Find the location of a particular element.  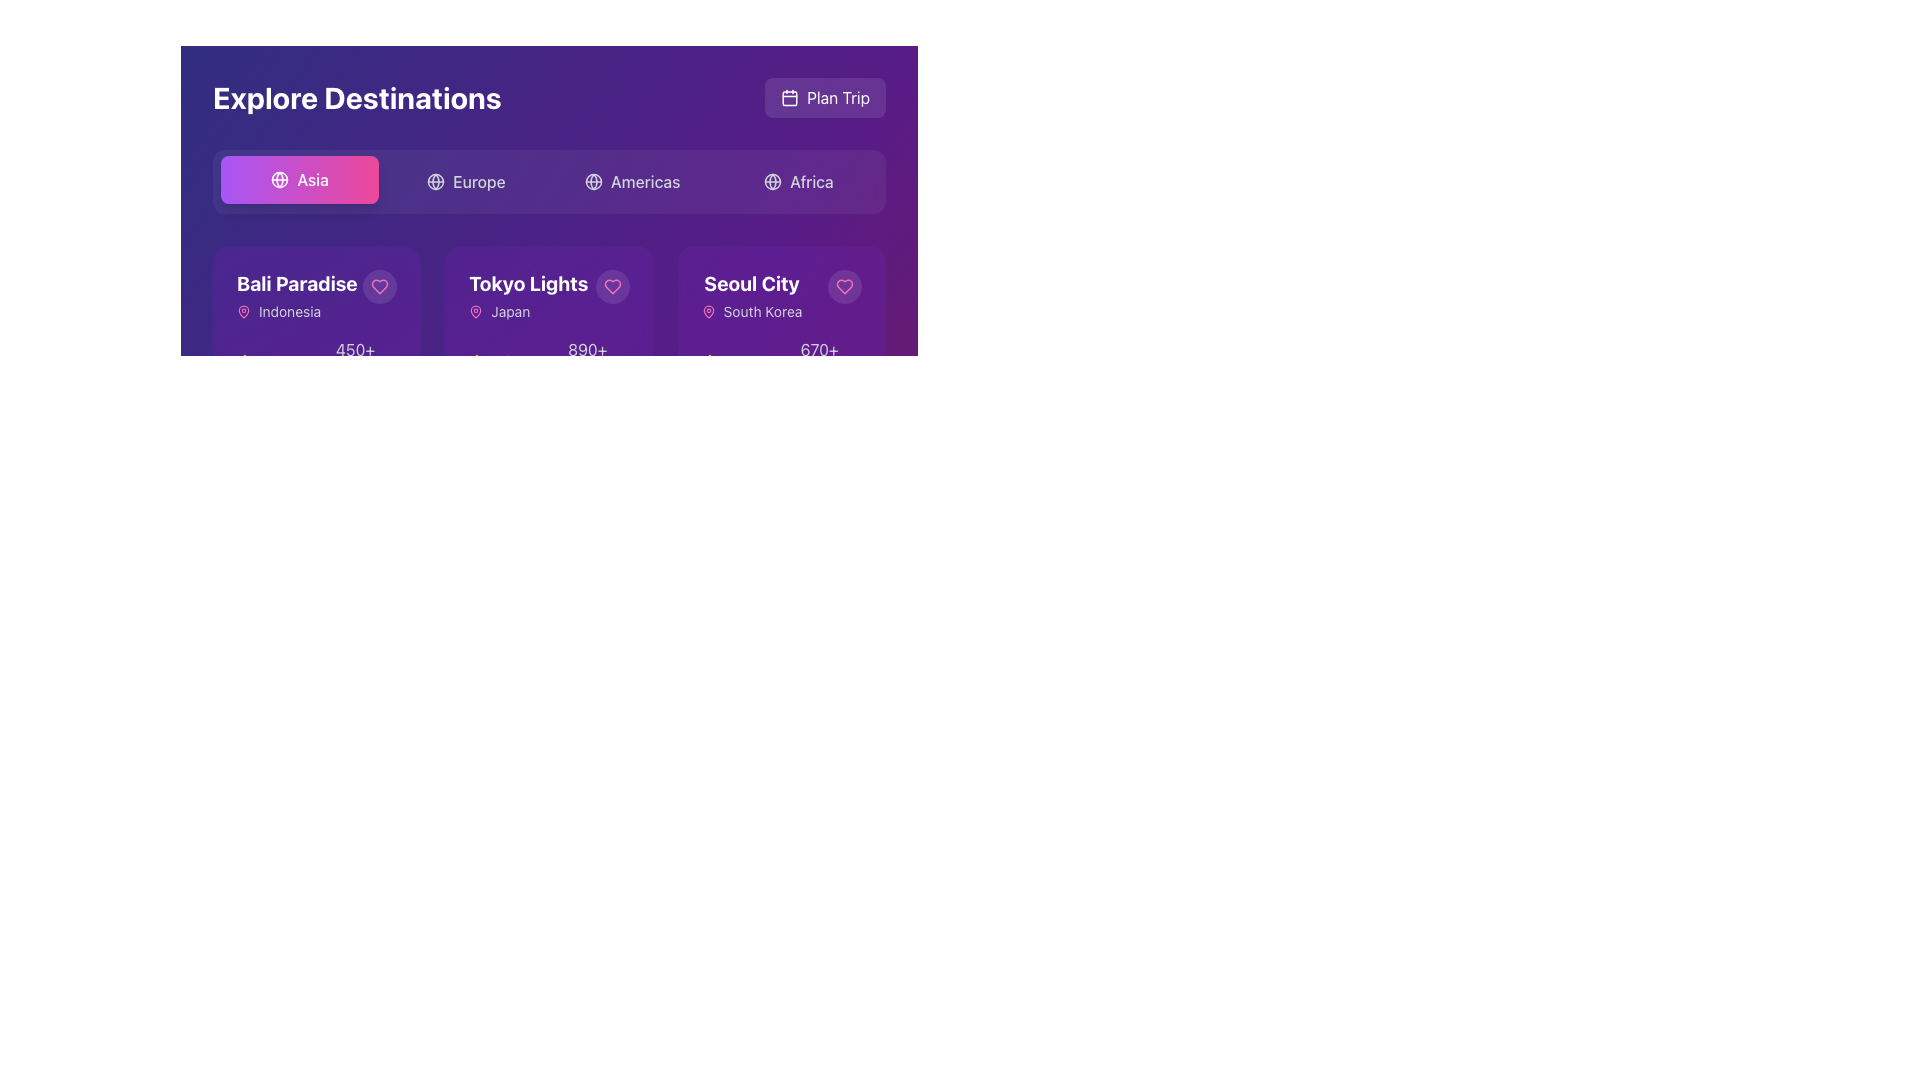

the card representing 'Seoul City' is located at coordinates (751, 284).